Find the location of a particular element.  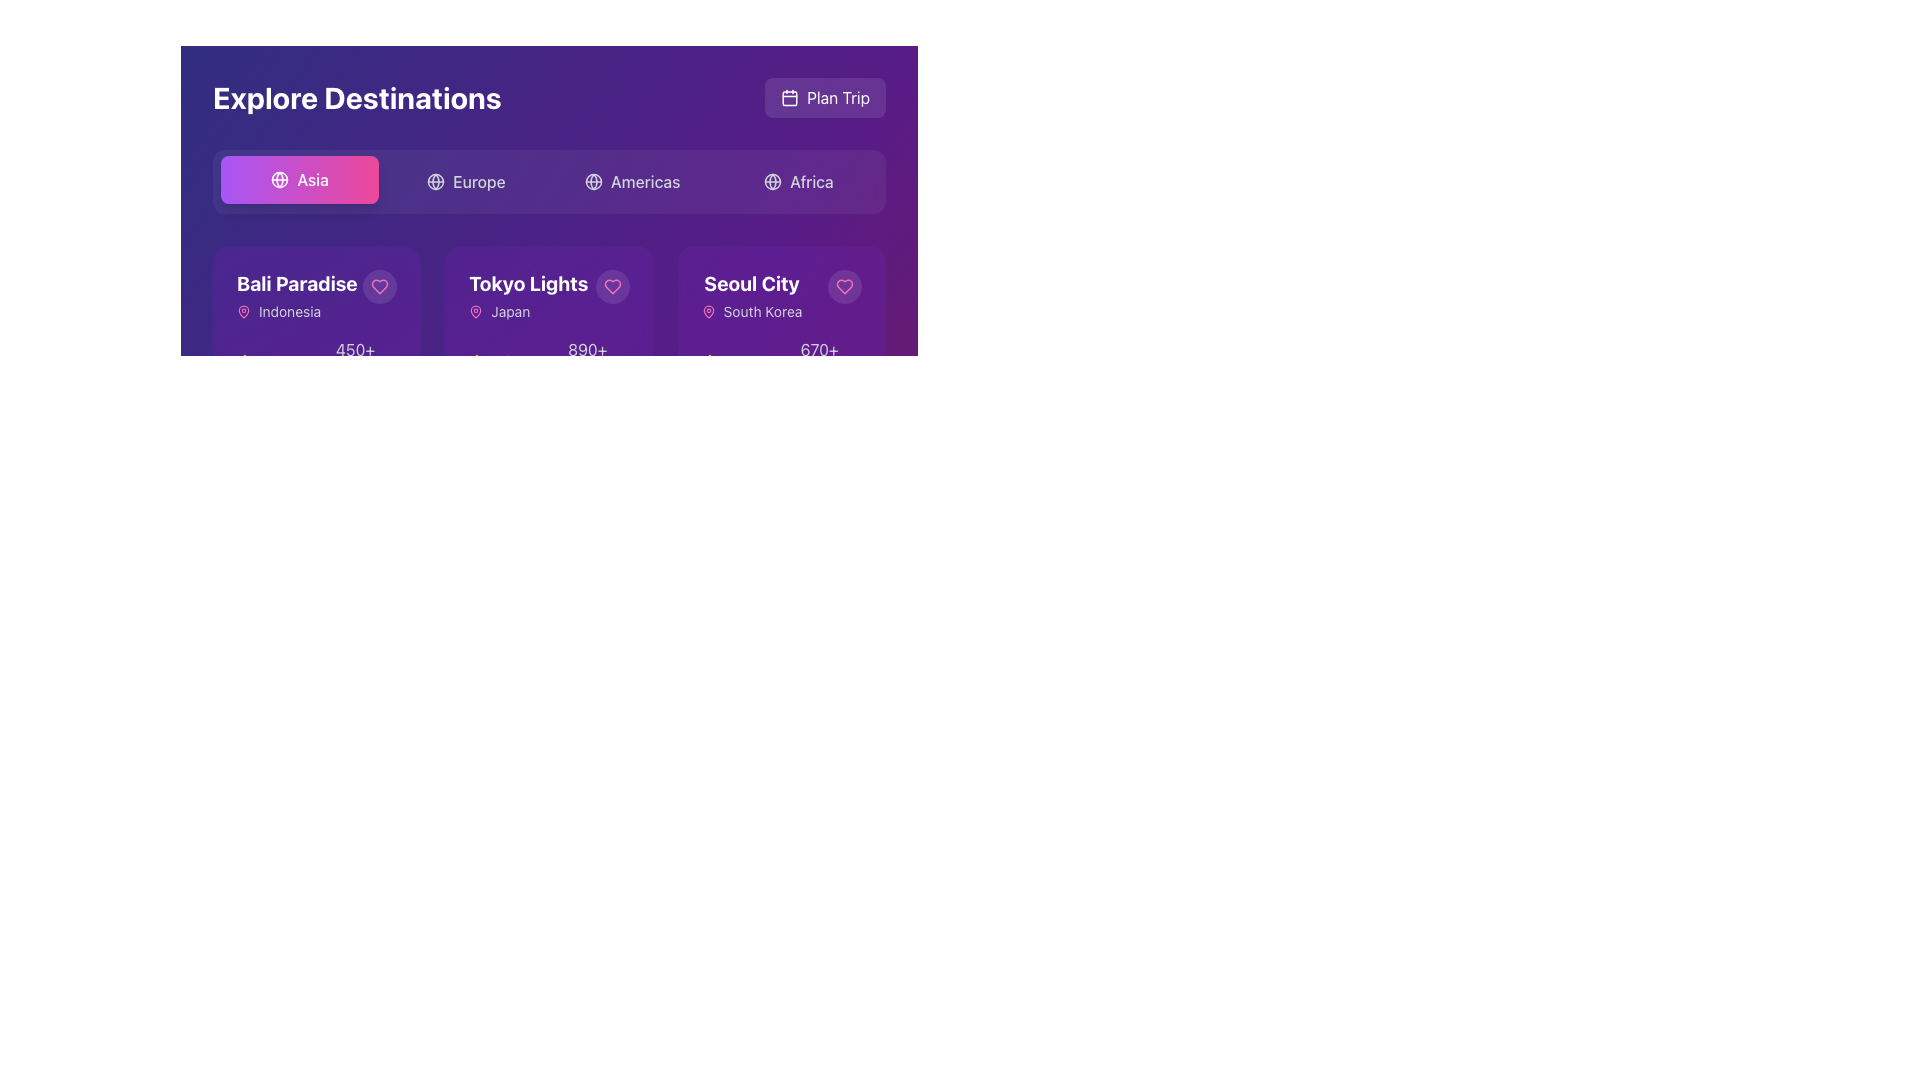

the card representing 'Seoul City' is located at coordinates (751, 284).